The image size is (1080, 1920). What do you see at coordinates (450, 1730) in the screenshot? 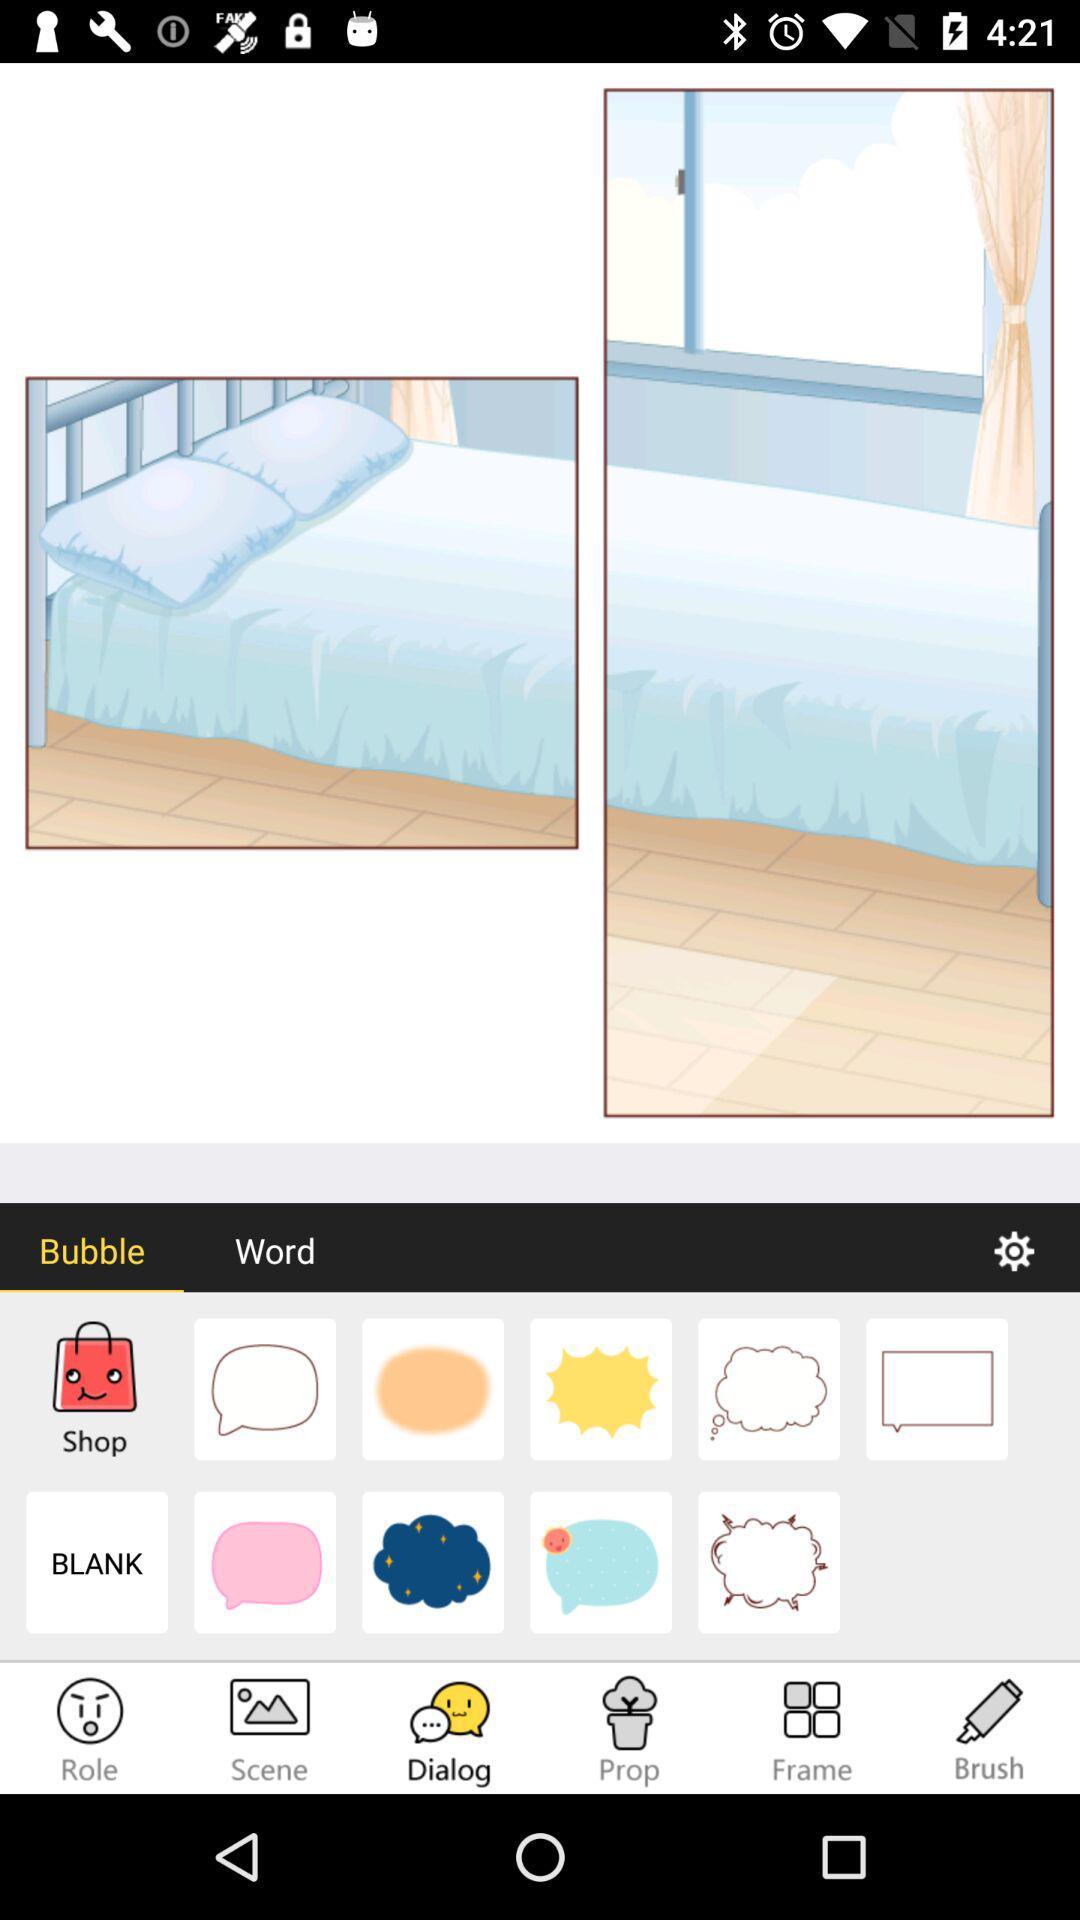
I see `the chat icon` at bounding box center [450, 1730].